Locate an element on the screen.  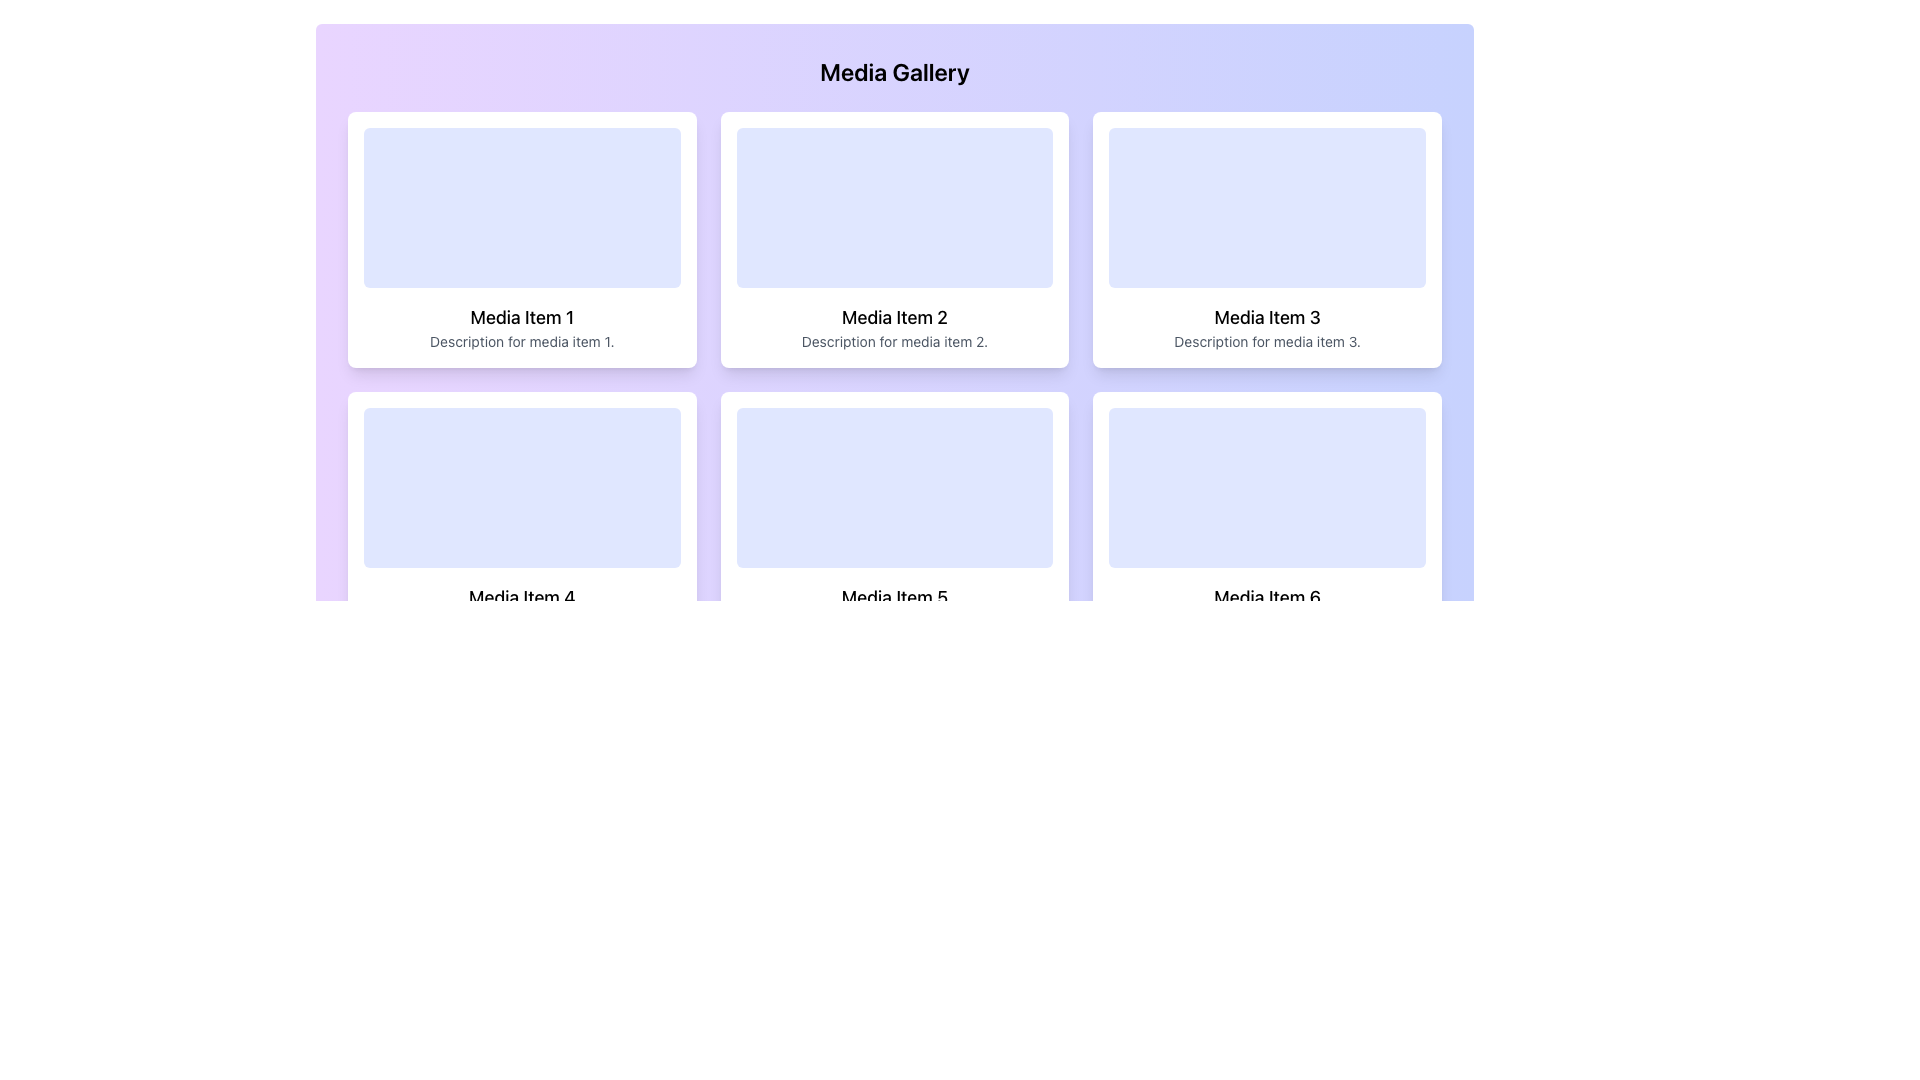
the second card in the grid layout that displays information for 'Media Item 2' is located at coordinates (893, 238).